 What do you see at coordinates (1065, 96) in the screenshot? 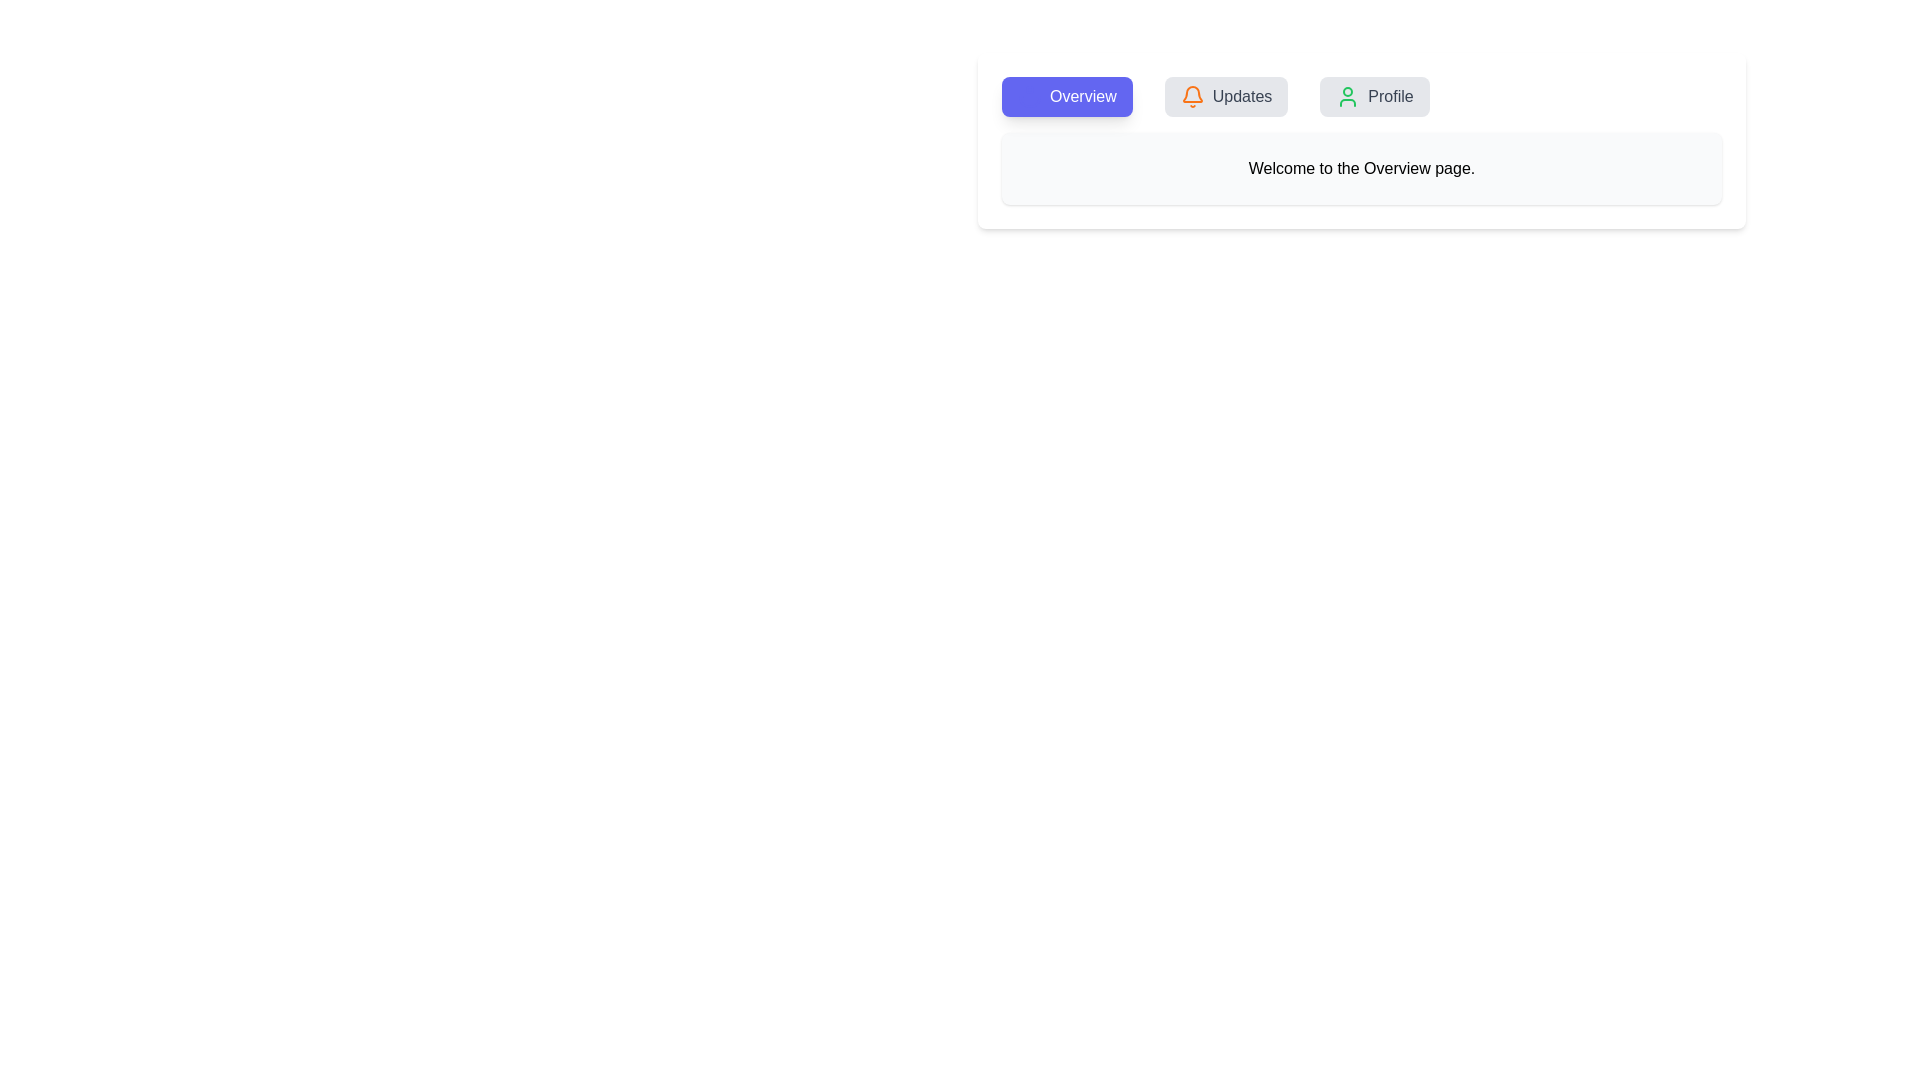
I see `the Overview tab to view its content` at bounding box center [1065, 96].